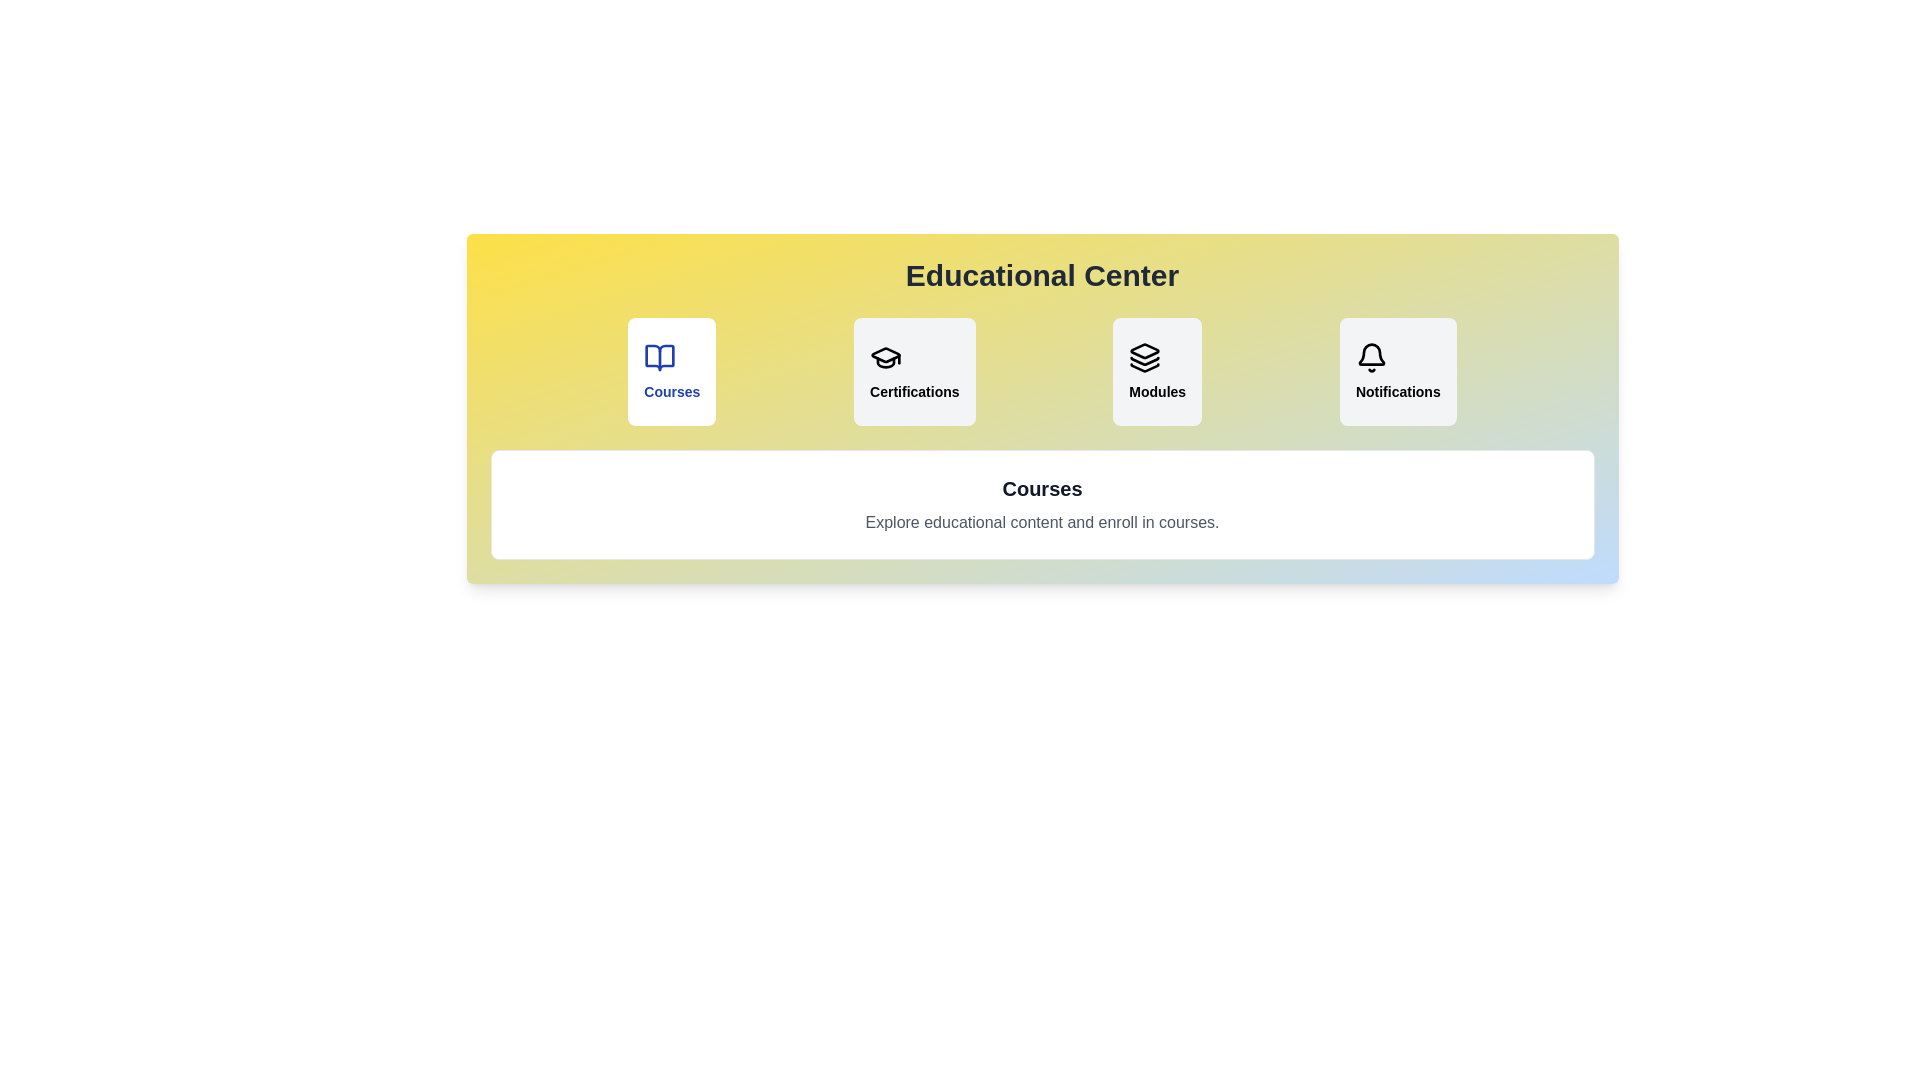 This screenshot has width=1920, height=1080. I want to click on the tab labeled 'Courses' to observe the hover effect, so click(672, 371).